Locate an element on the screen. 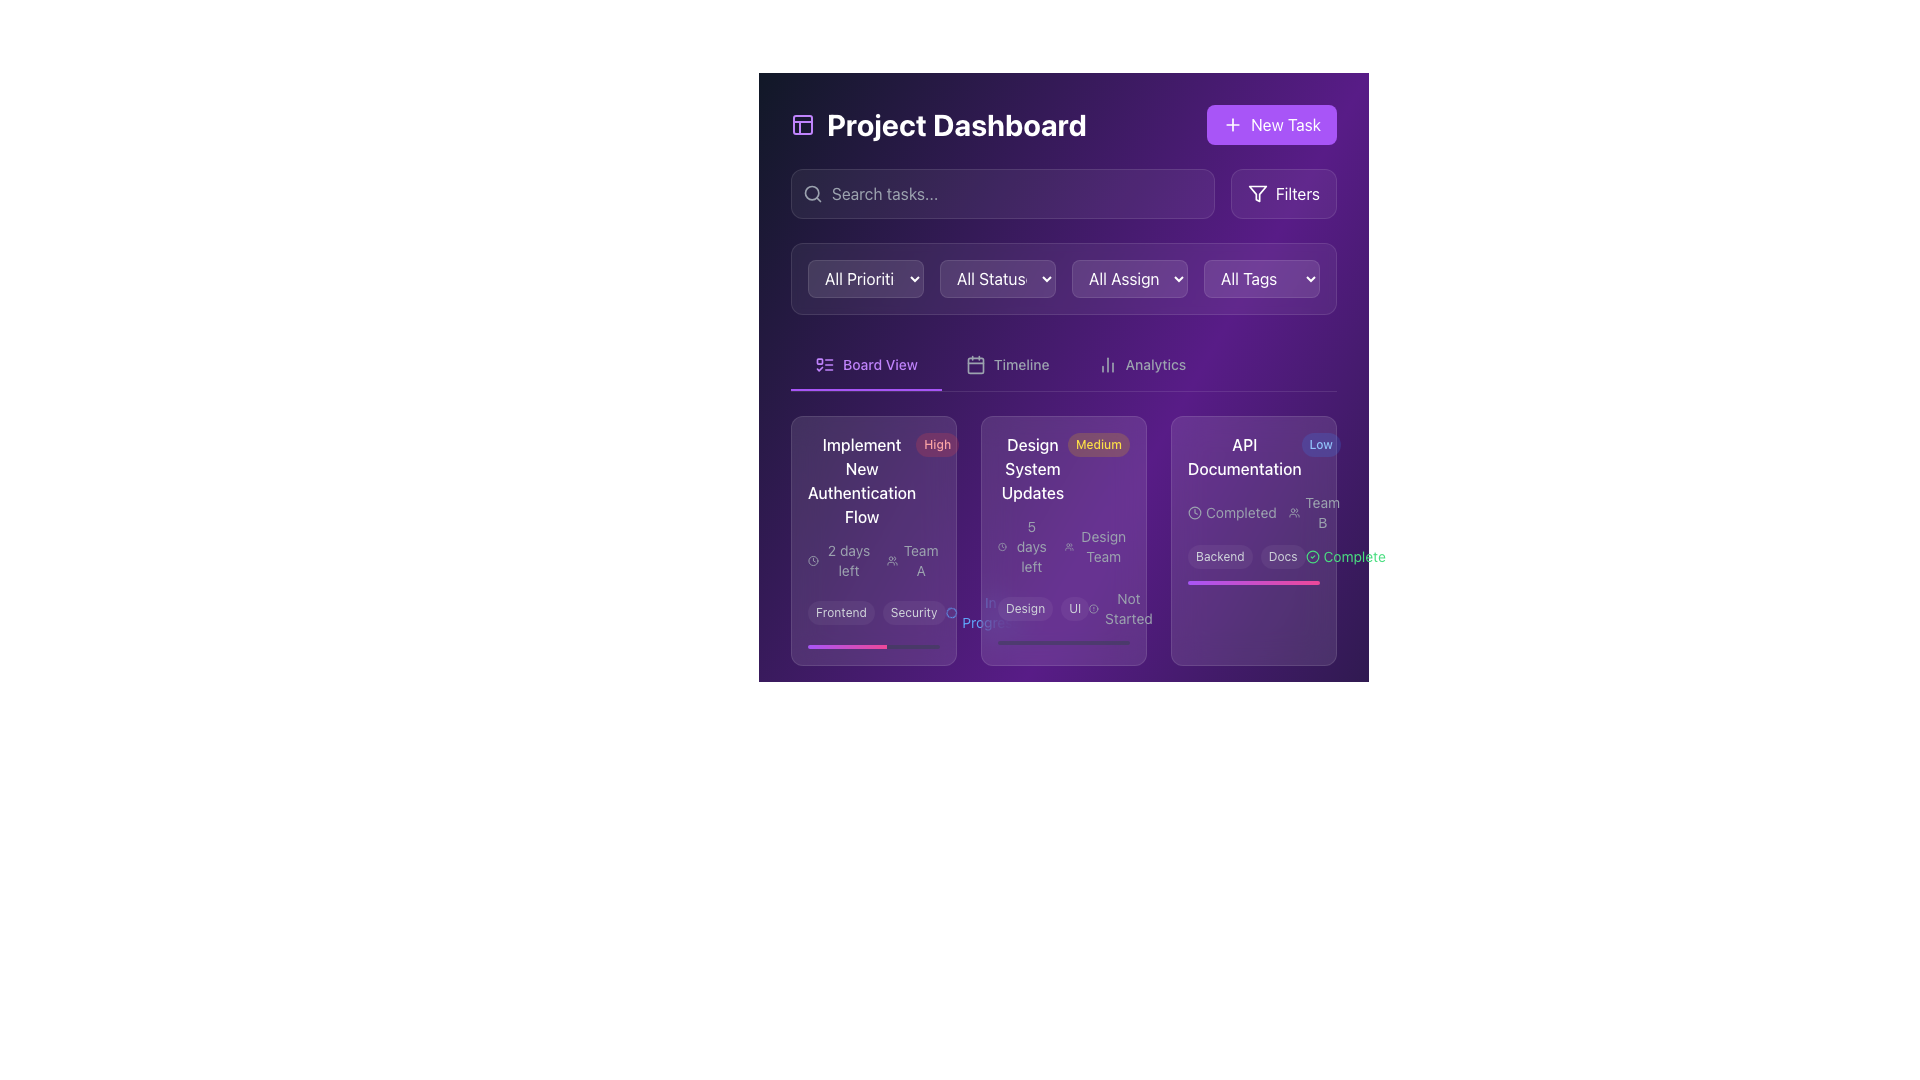 The width and height of the screenshot is (1920, 1080). the 'API Documentation' text label, which is displayed in medium-sized white font on a purple background, located in the central section of a task card is located at coordinates (1243, 456).